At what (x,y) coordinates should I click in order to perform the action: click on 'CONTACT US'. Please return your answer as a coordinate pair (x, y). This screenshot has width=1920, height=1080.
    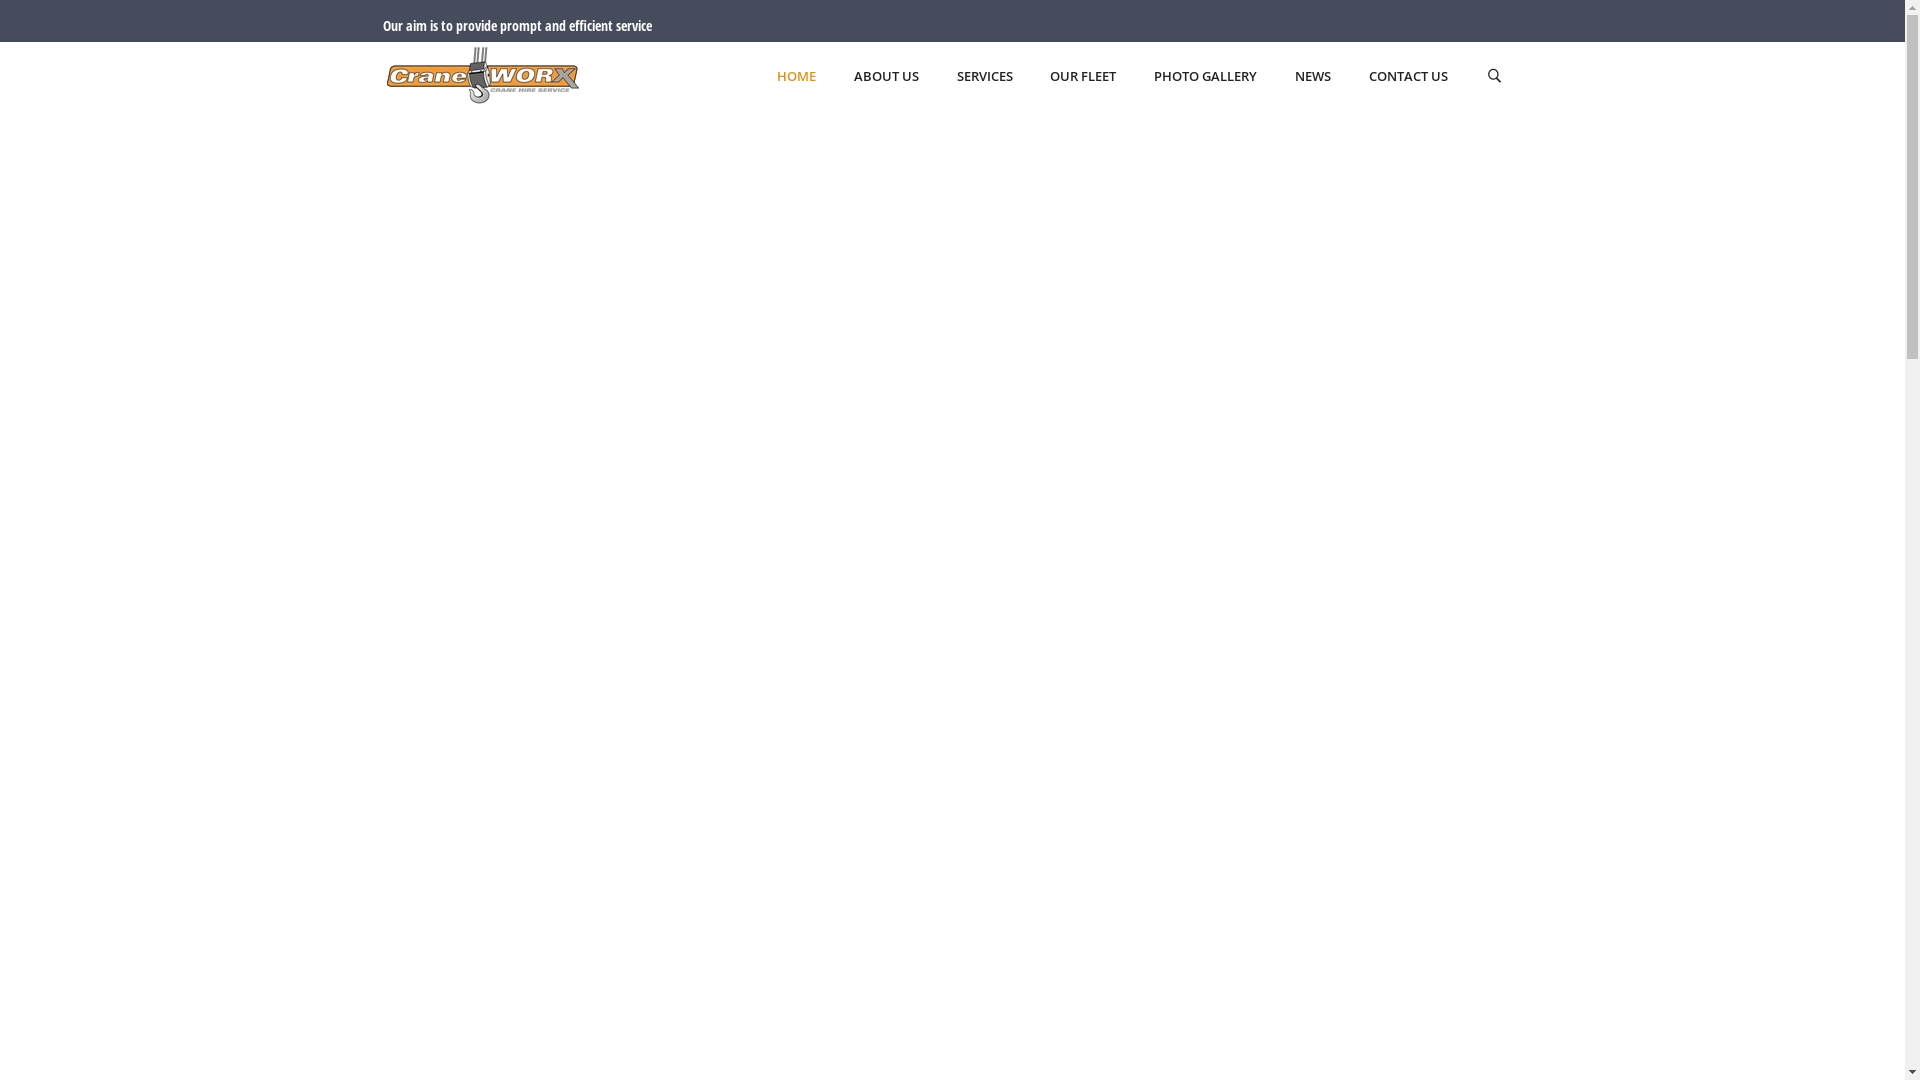
    Looking at the image, I should click on (1407, 76).